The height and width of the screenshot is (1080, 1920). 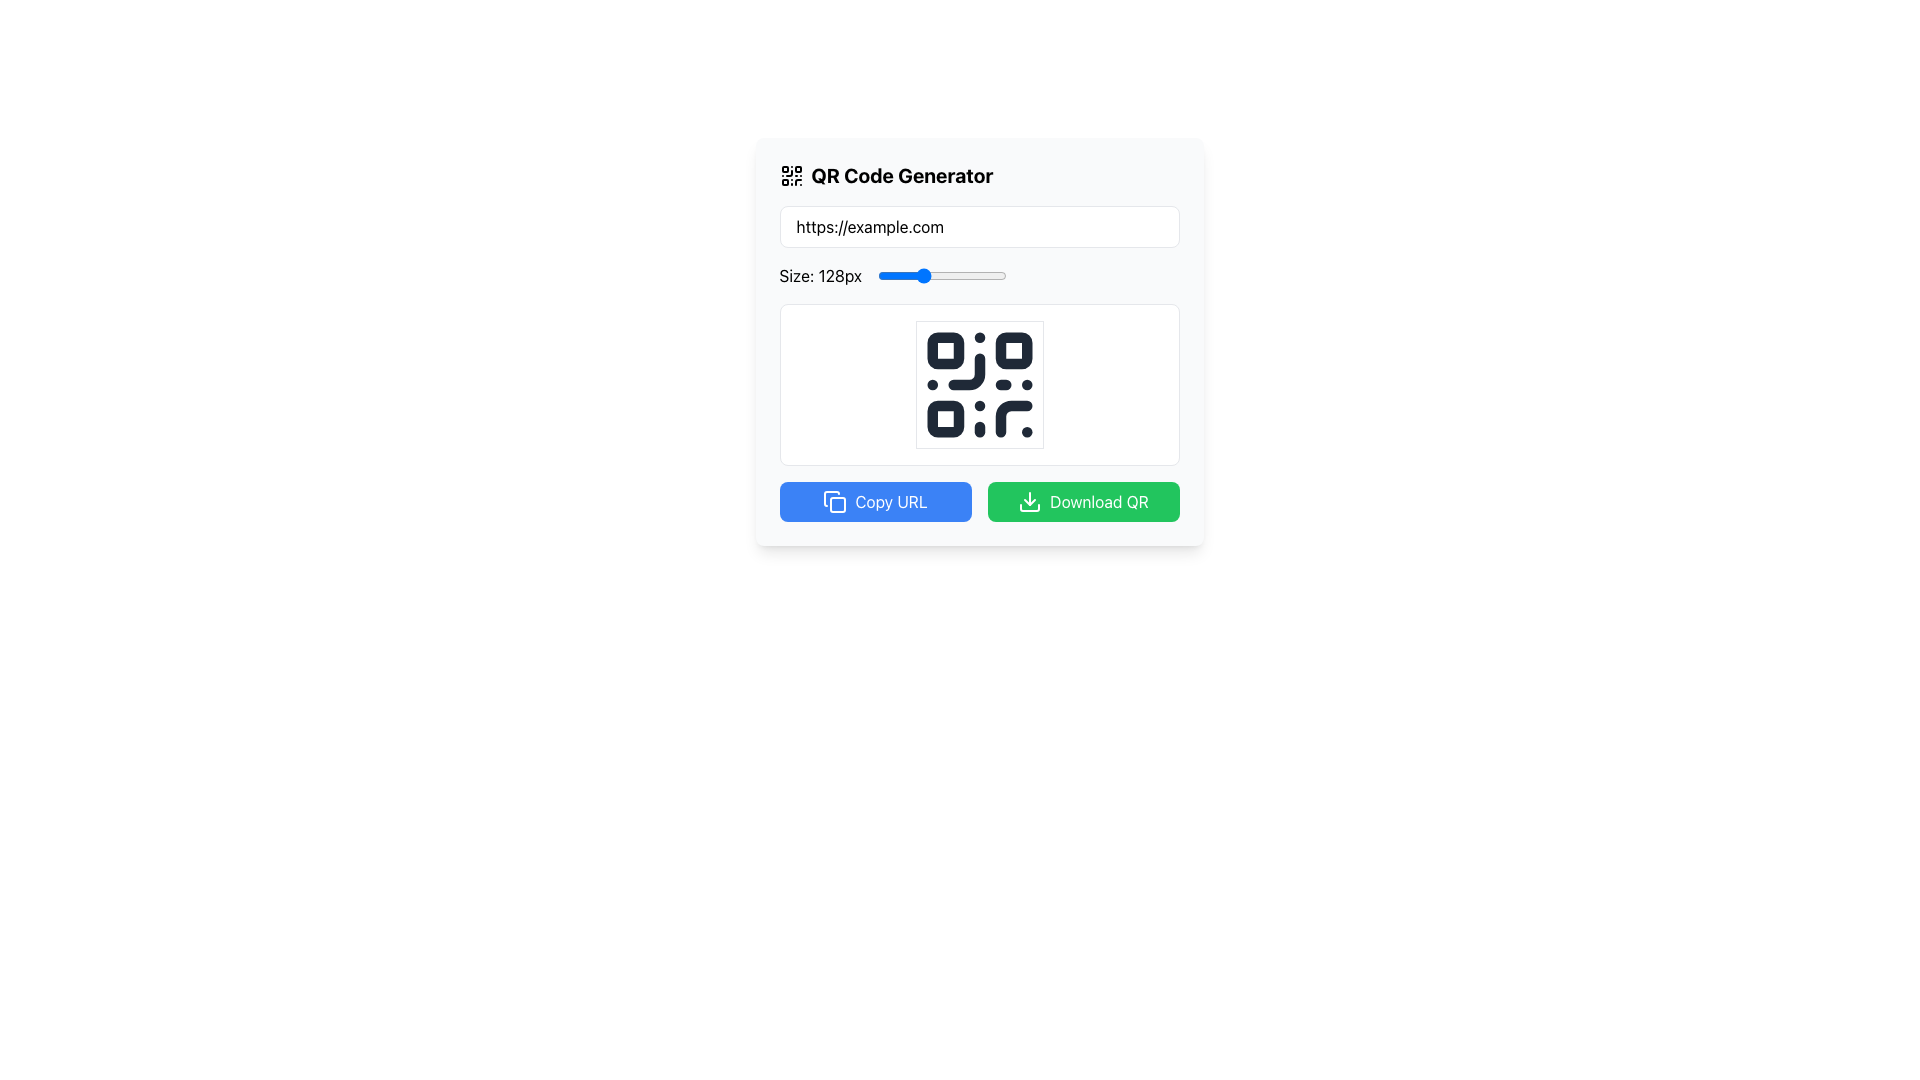 What do you see at coordinates (905, 276) in the screenshot?
I see `the size` at bounding box center [905, 276].